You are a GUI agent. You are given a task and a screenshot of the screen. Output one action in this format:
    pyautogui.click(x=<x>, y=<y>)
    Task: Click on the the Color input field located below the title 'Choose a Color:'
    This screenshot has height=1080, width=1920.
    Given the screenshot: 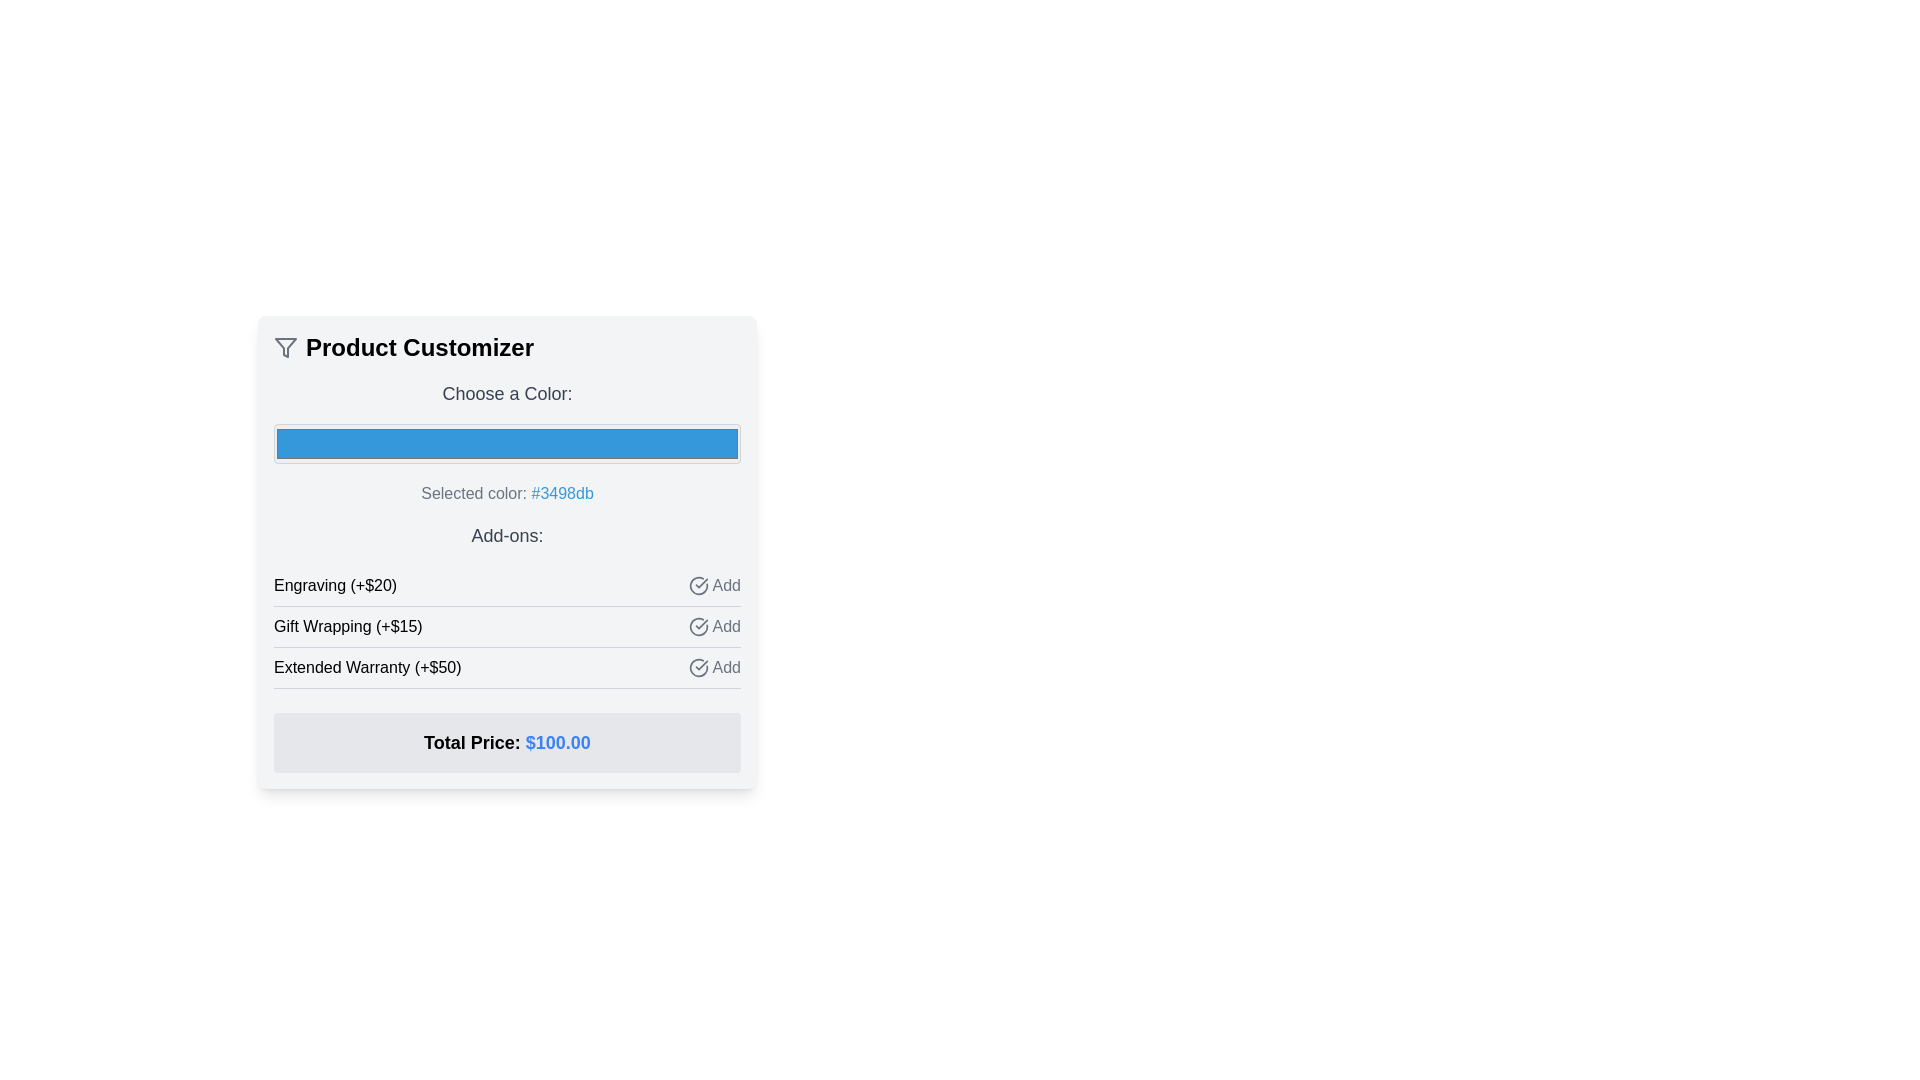 What is the action you would take?
    pyautogui.click(x=507, y=442)
    